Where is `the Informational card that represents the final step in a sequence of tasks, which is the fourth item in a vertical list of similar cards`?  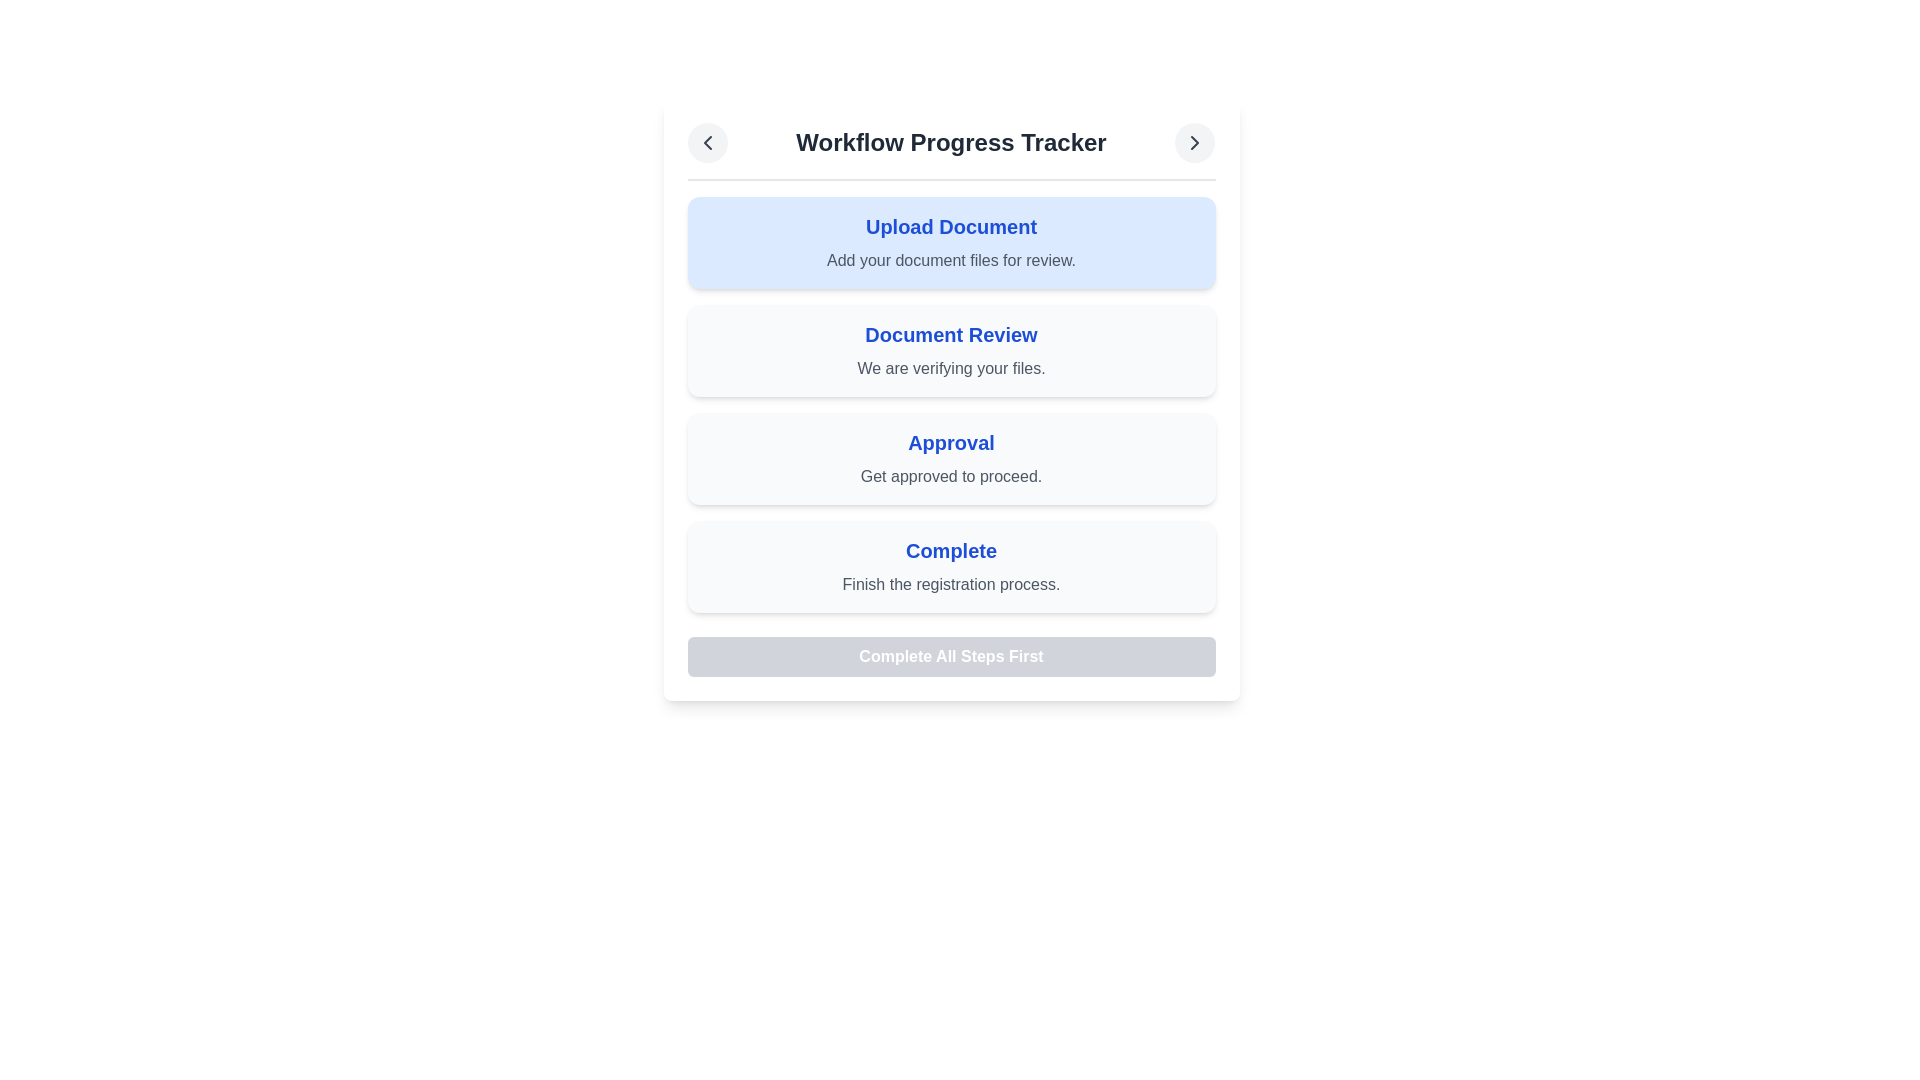
the Informational card that represents the final step in a sequence of tasks, which is the fourth item in a vertical list of similar cards is located at coordinates (950, 567).